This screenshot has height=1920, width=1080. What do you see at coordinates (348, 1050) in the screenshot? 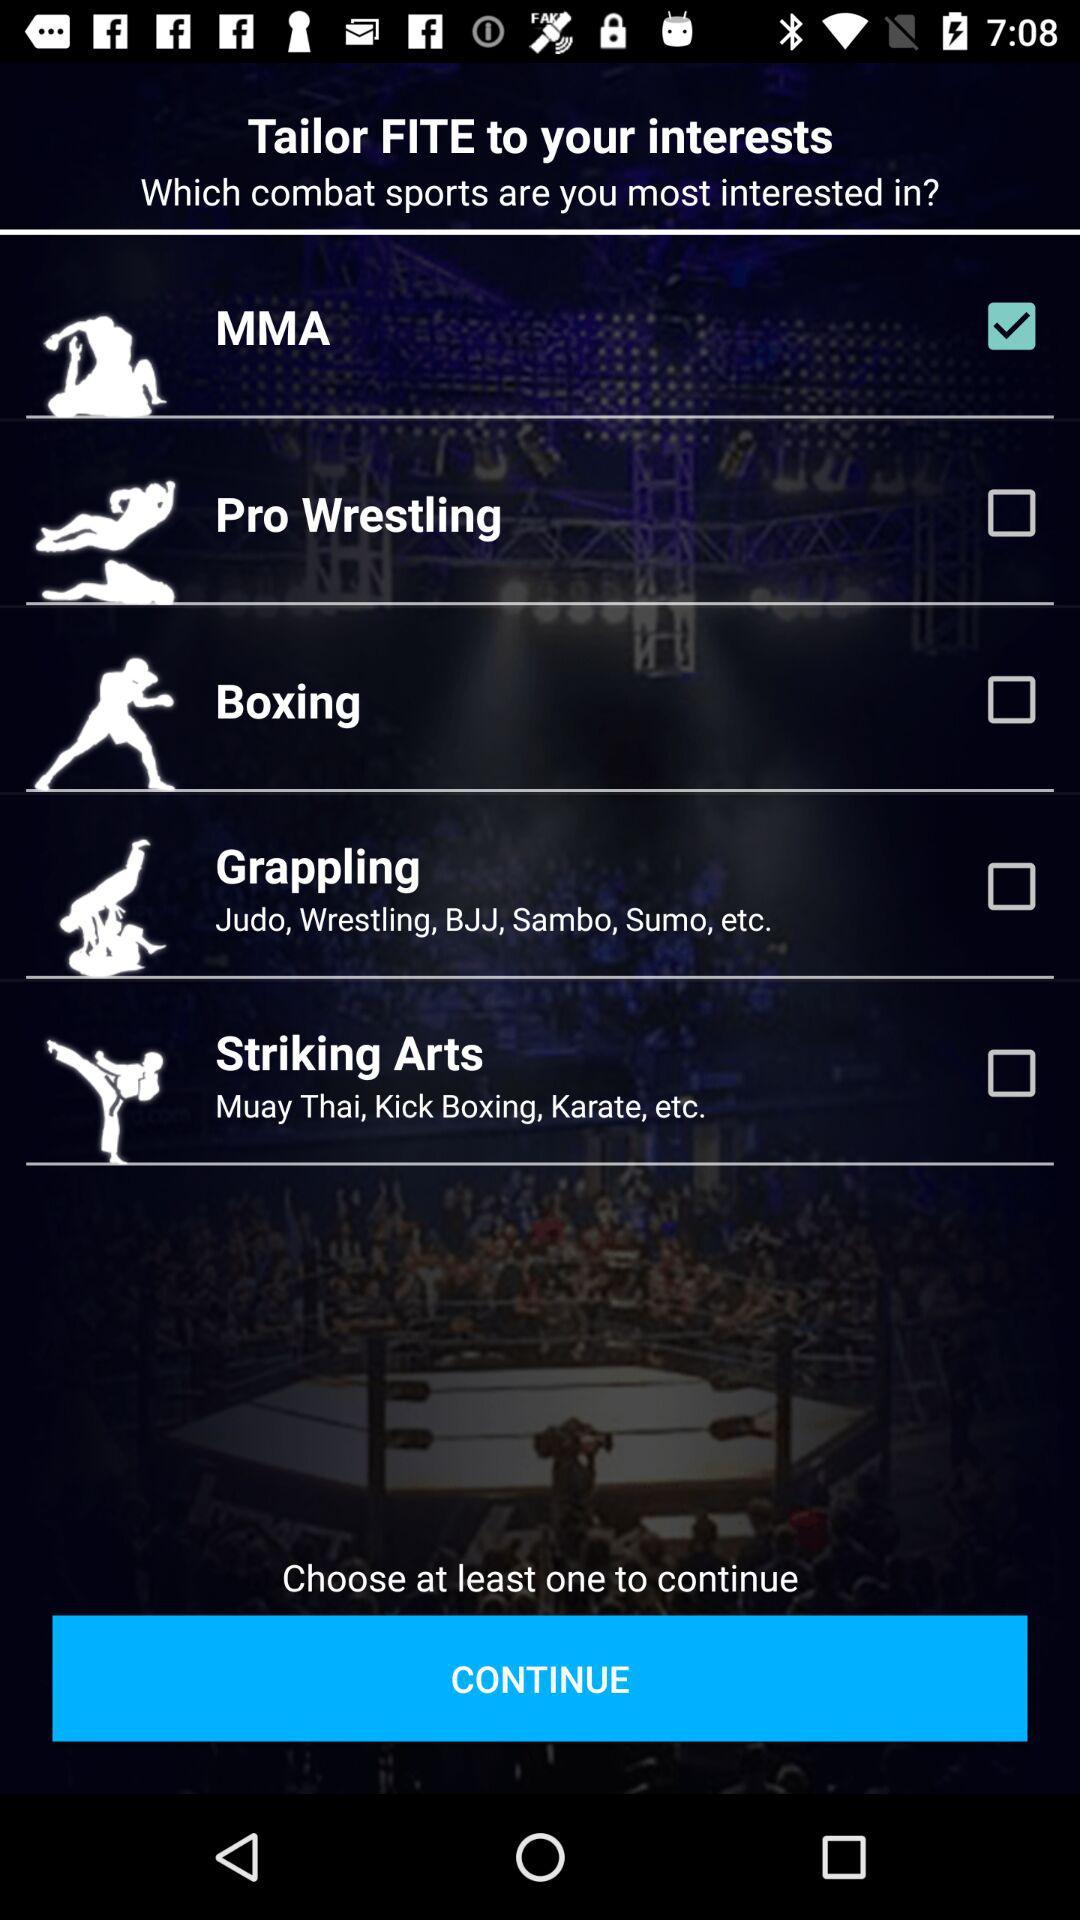
I see `striking arts item` at bounding box center [348, 1050].